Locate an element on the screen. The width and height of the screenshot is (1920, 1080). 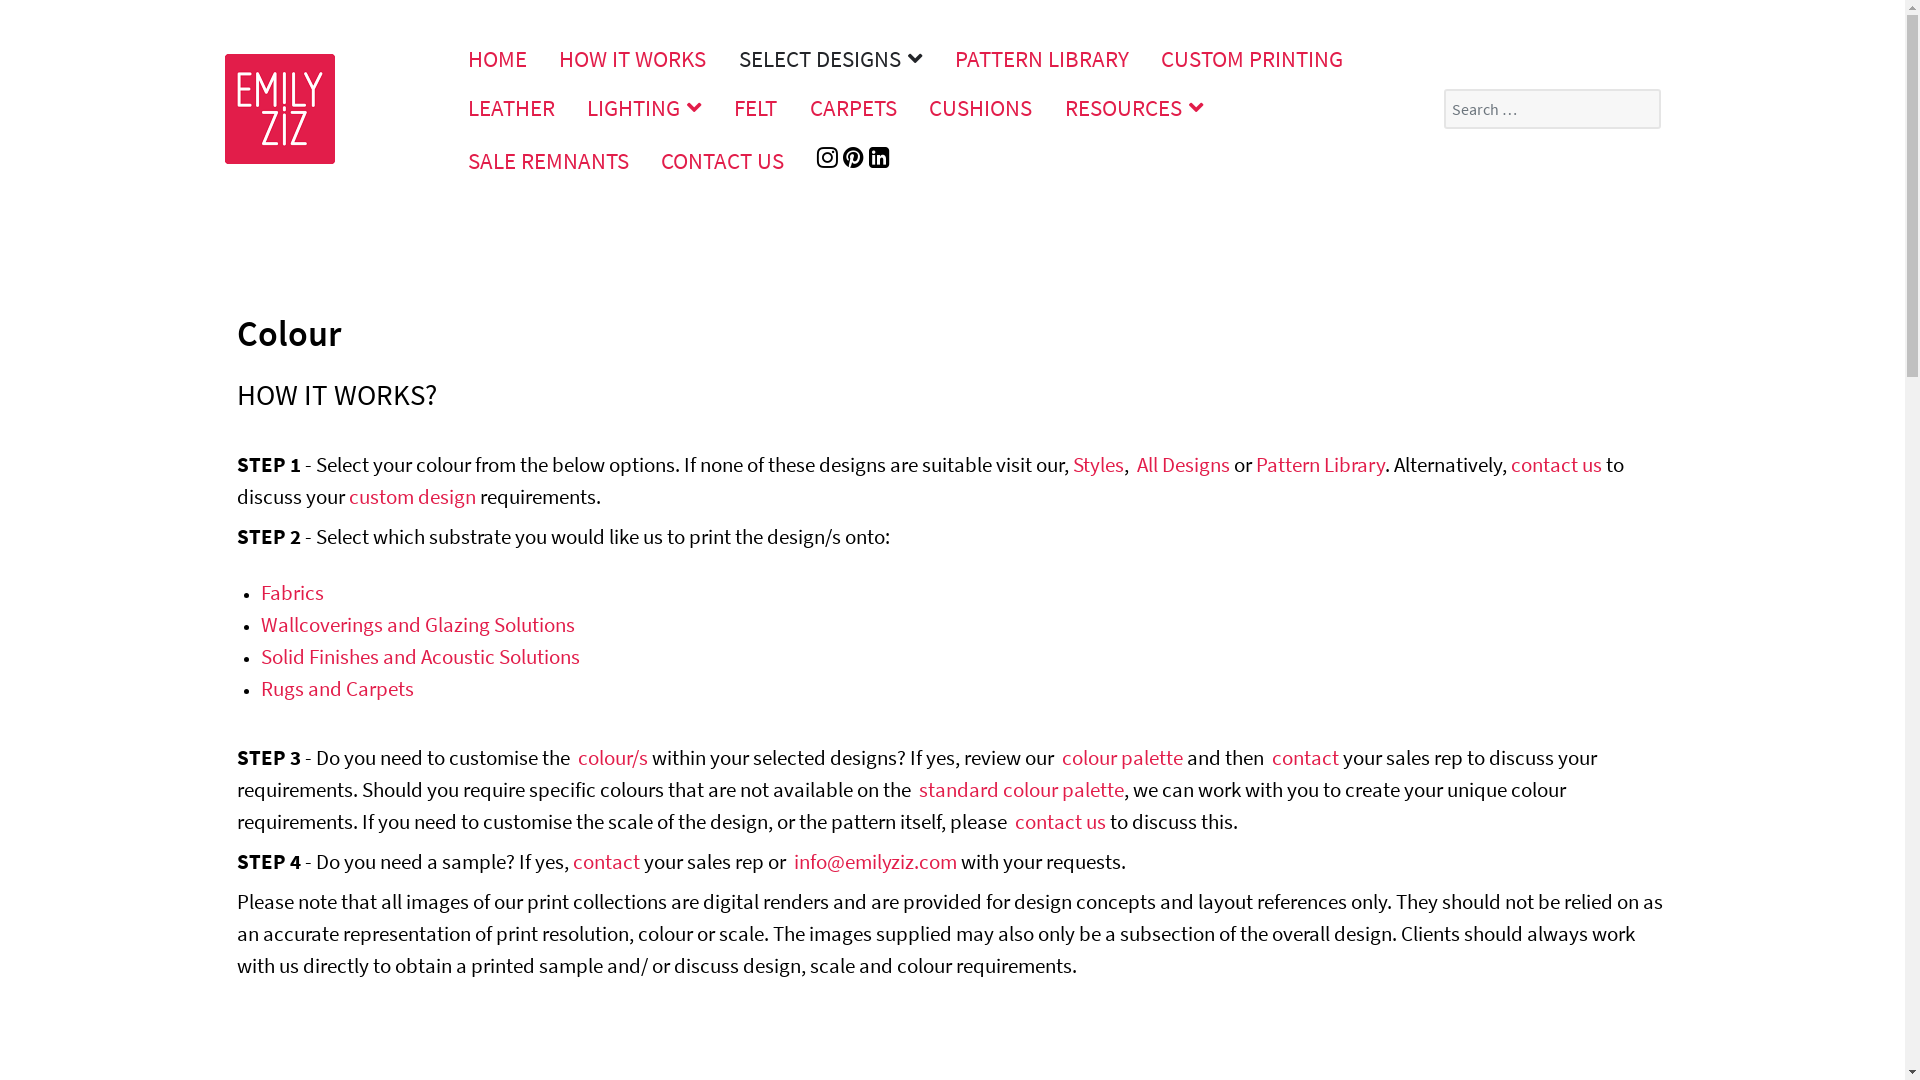
'info@emilyziz.com' is located at coordinates (875, 860).